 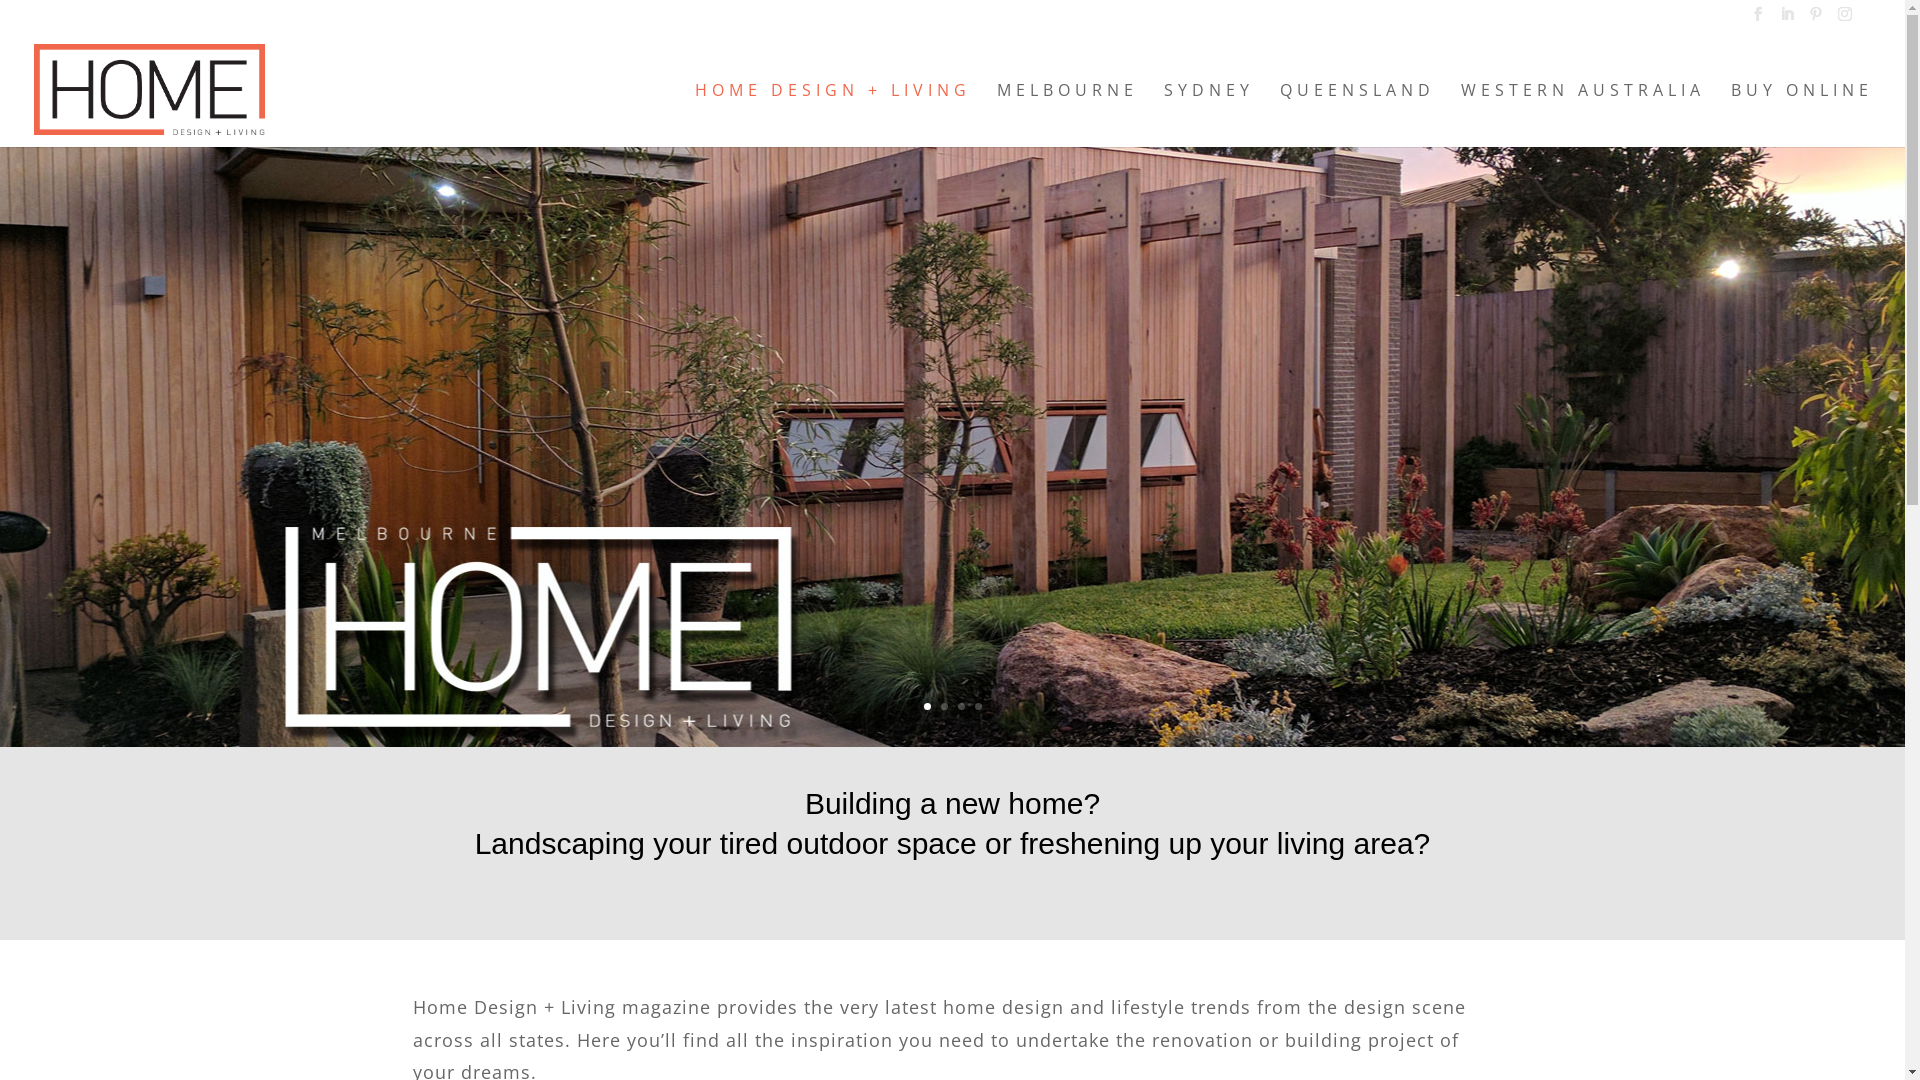 What do you see at coordinates (997, 114) in the screenshot?
I see `'MELBOURNE'` at bounding box center [997, 114].